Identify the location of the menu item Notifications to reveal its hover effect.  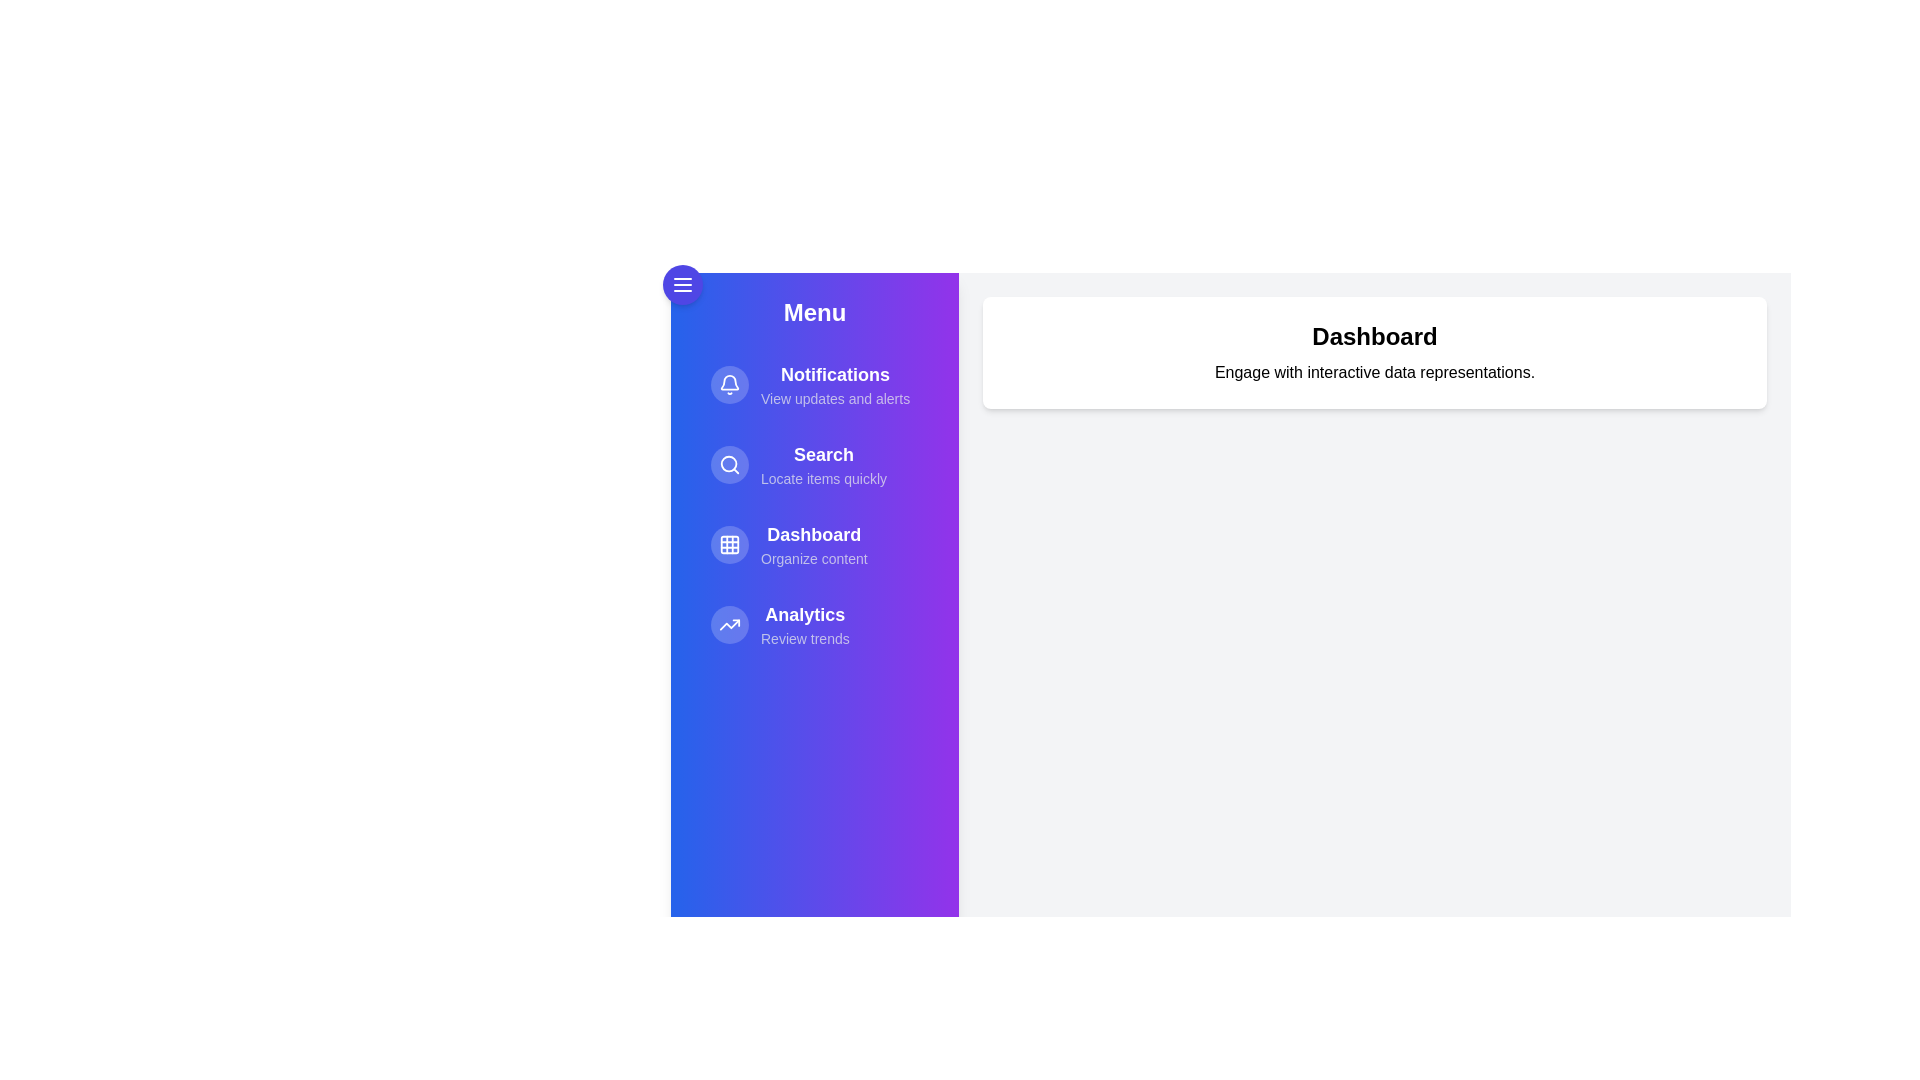
(815, 385).